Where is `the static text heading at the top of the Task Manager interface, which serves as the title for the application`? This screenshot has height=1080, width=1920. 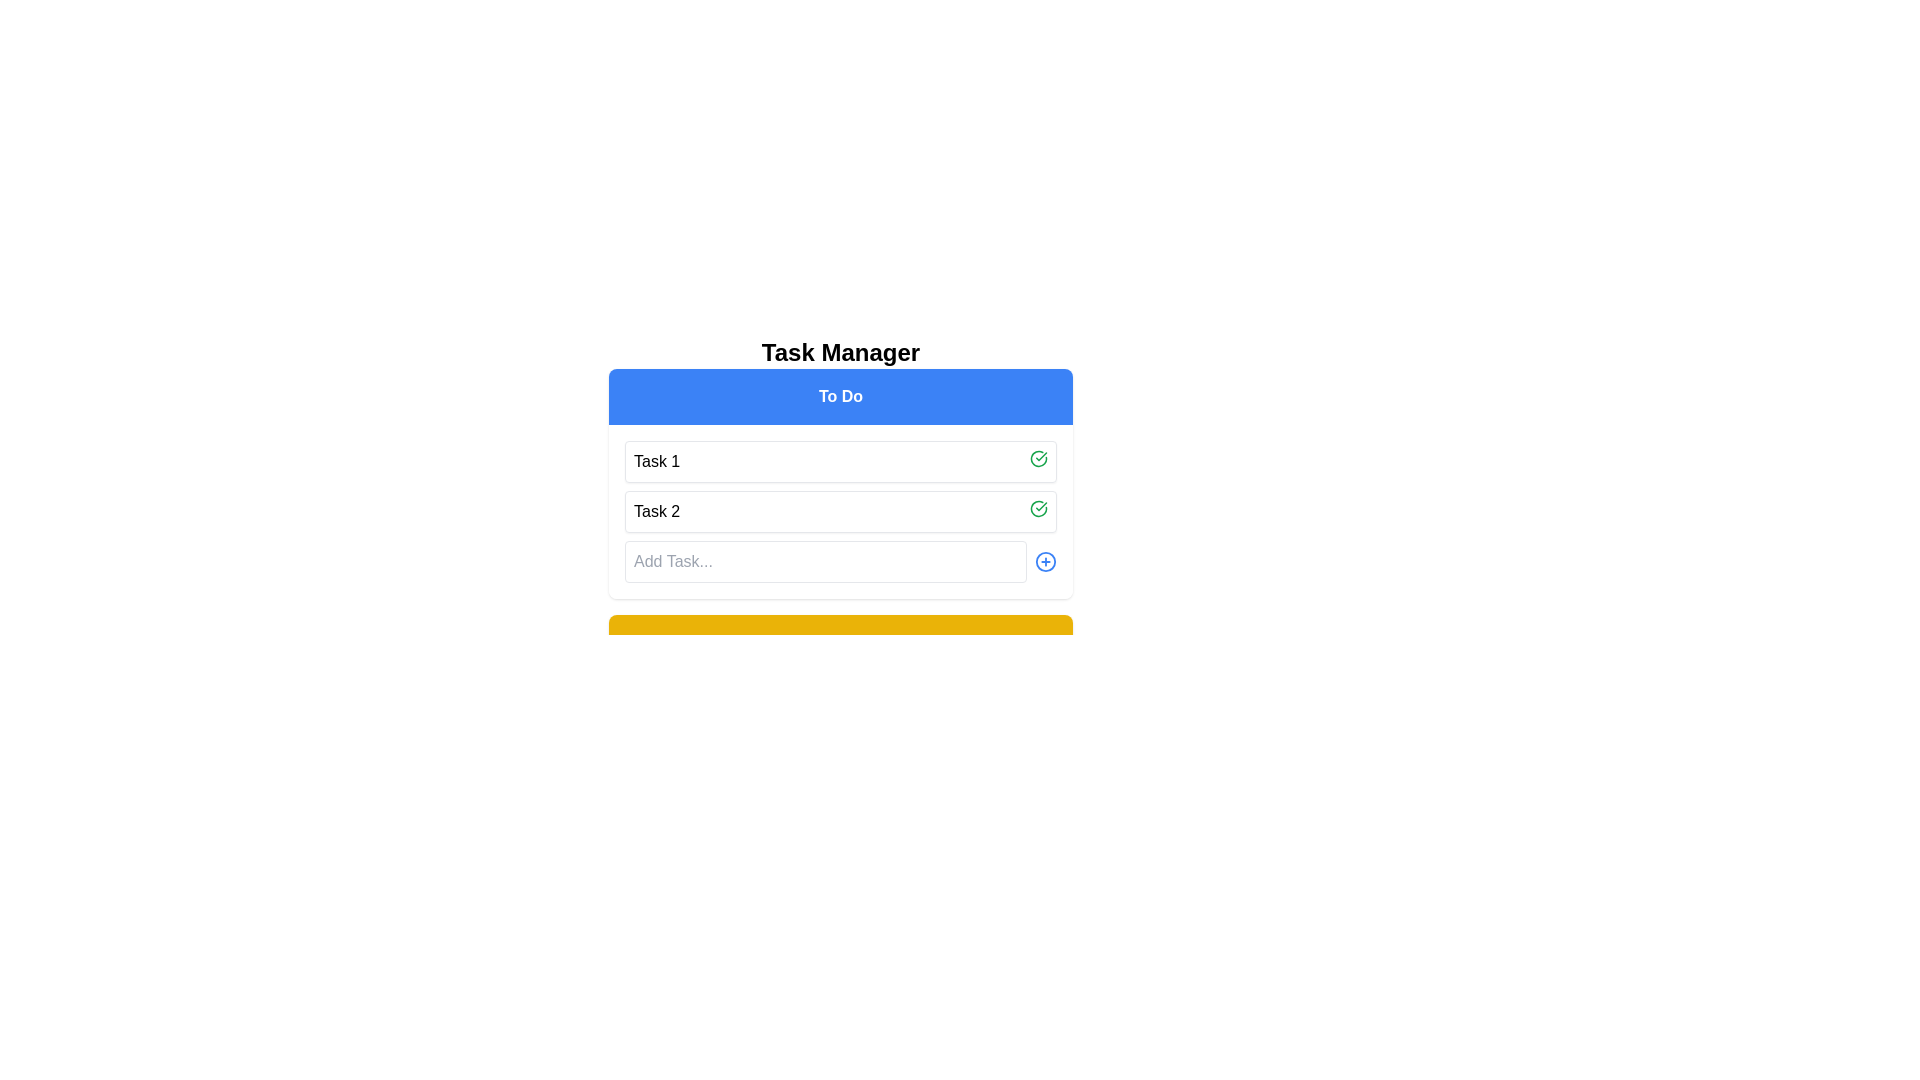
the static text heading at the top of the Task Manager interface, which serves as the title for the application is located at coordinates (840, 352).